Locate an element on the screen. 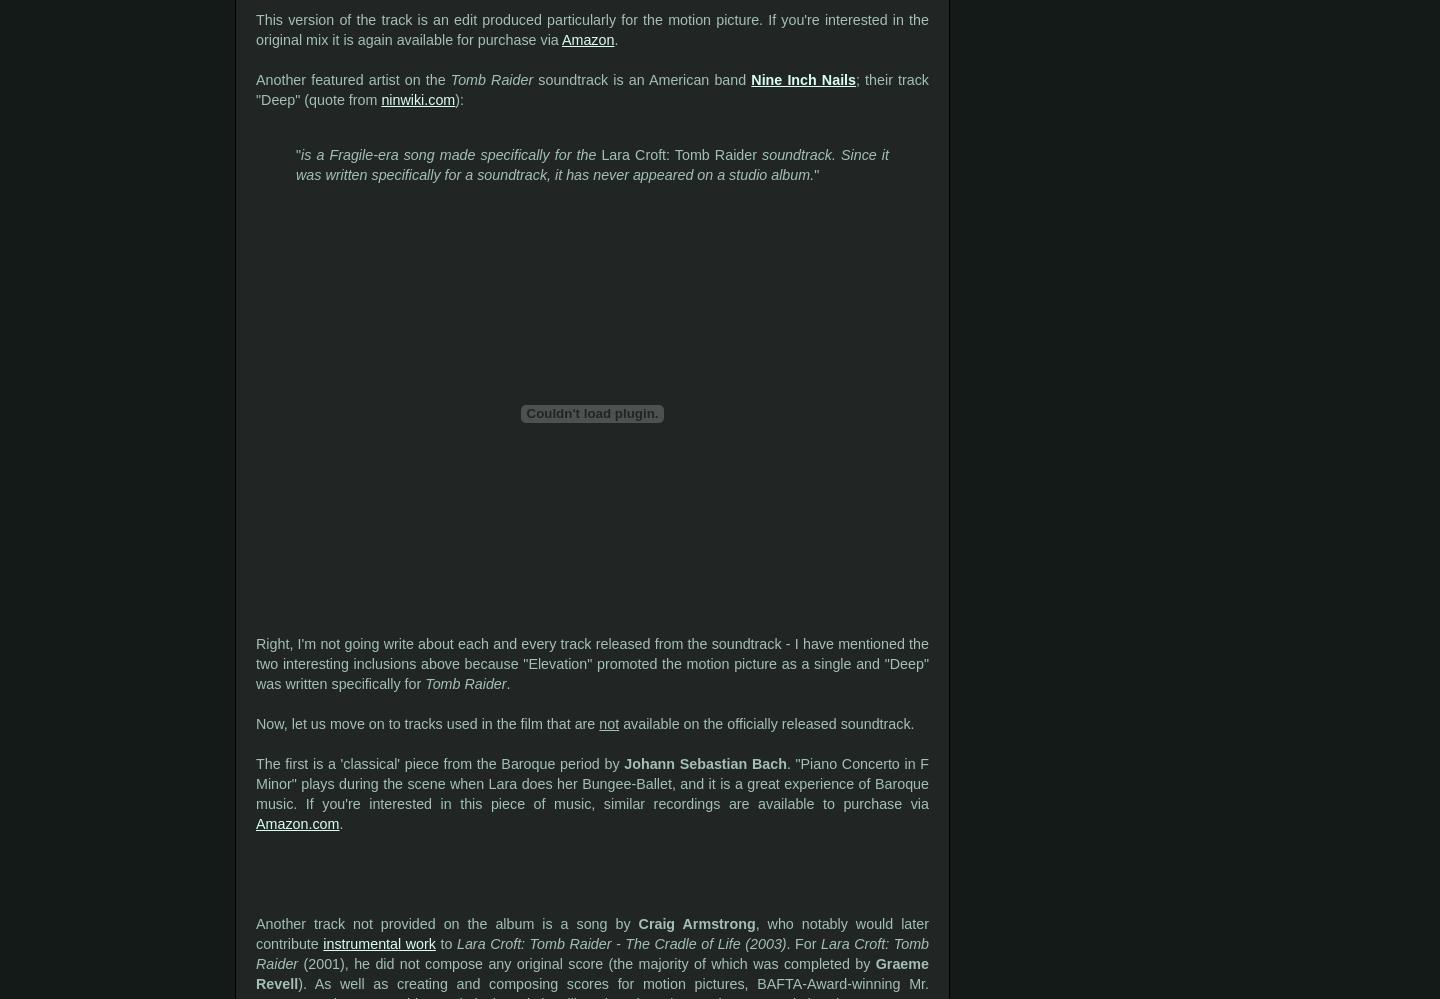  '(2001), he did not compose any original score (the majority of which was completed by' is located at coordinates (586, 963).